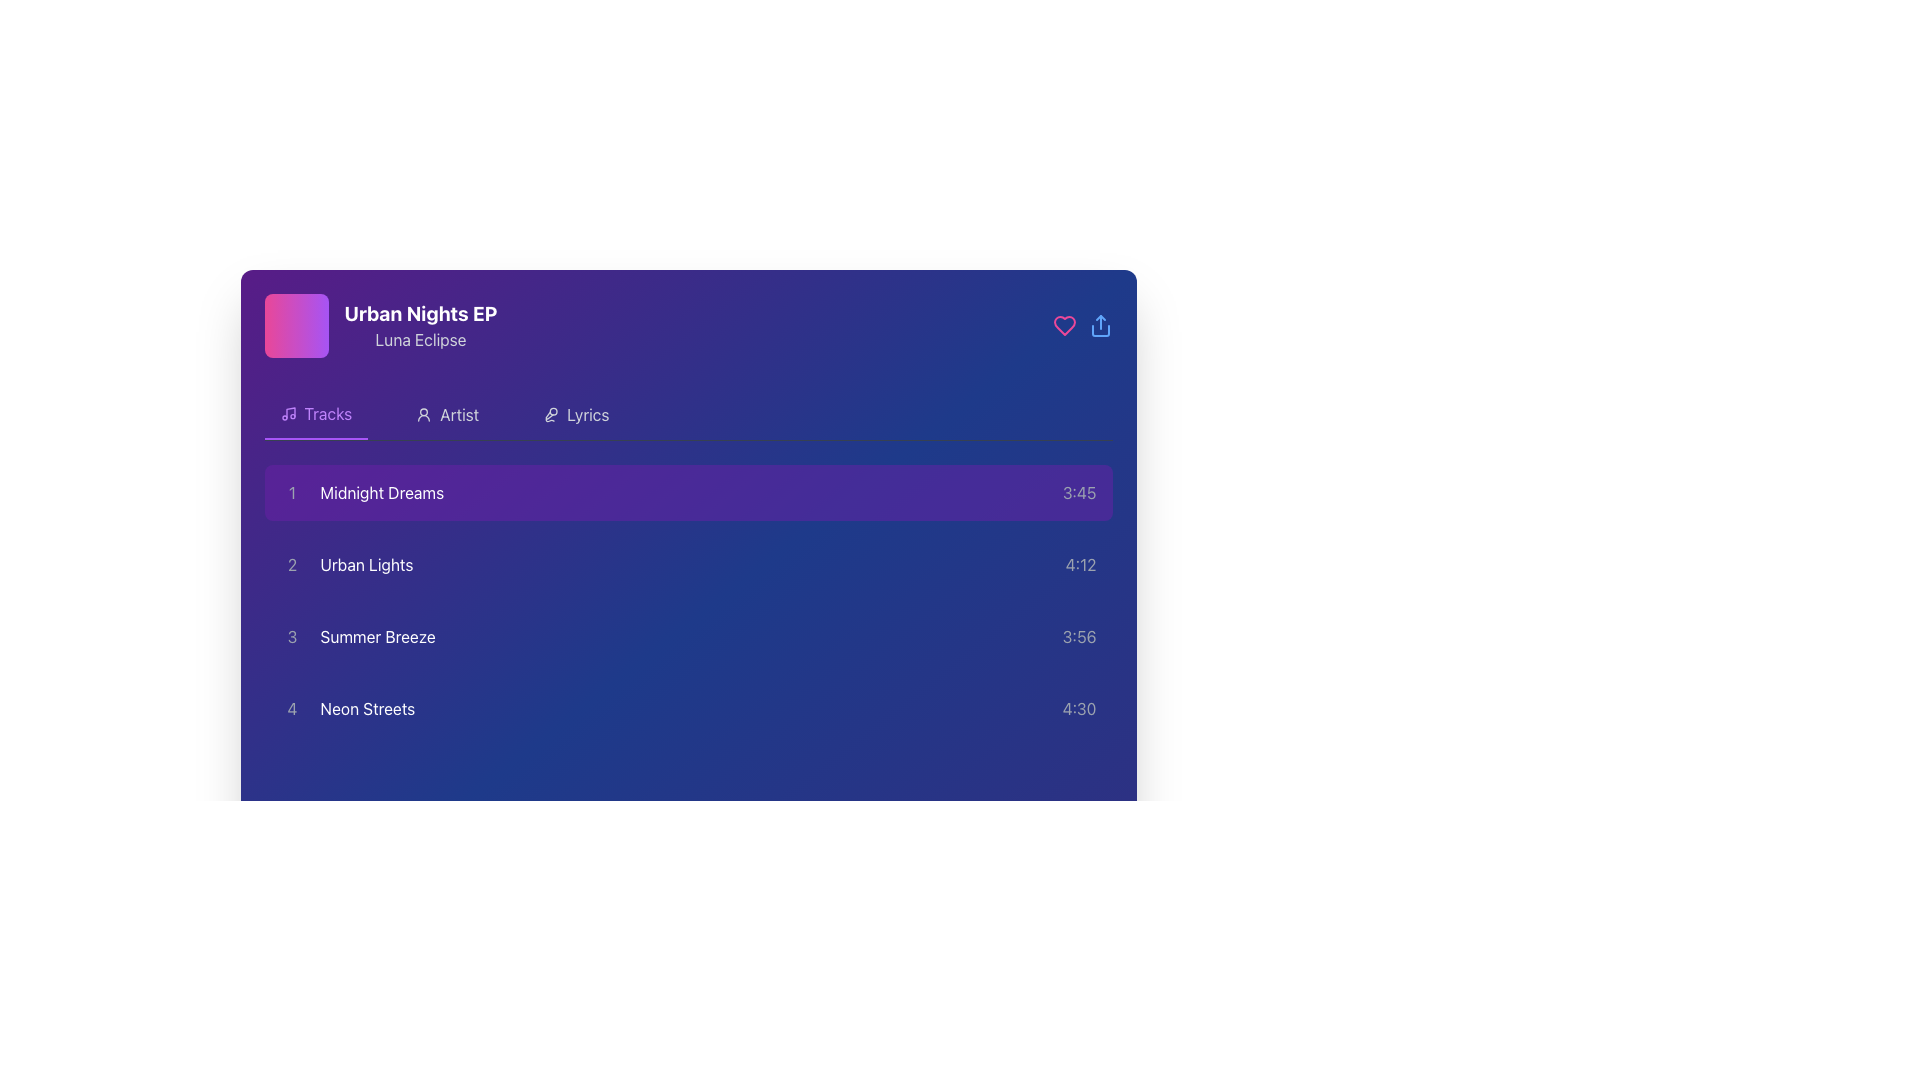 This screenshot has height=1080, width=1920. Describe the element at coordinates (688, 564) in the screenshot. I see `the second button-like list item in the playlist that is positioned between '1 Midnight Dreams' and '3 Summer Breeze'` at that location.